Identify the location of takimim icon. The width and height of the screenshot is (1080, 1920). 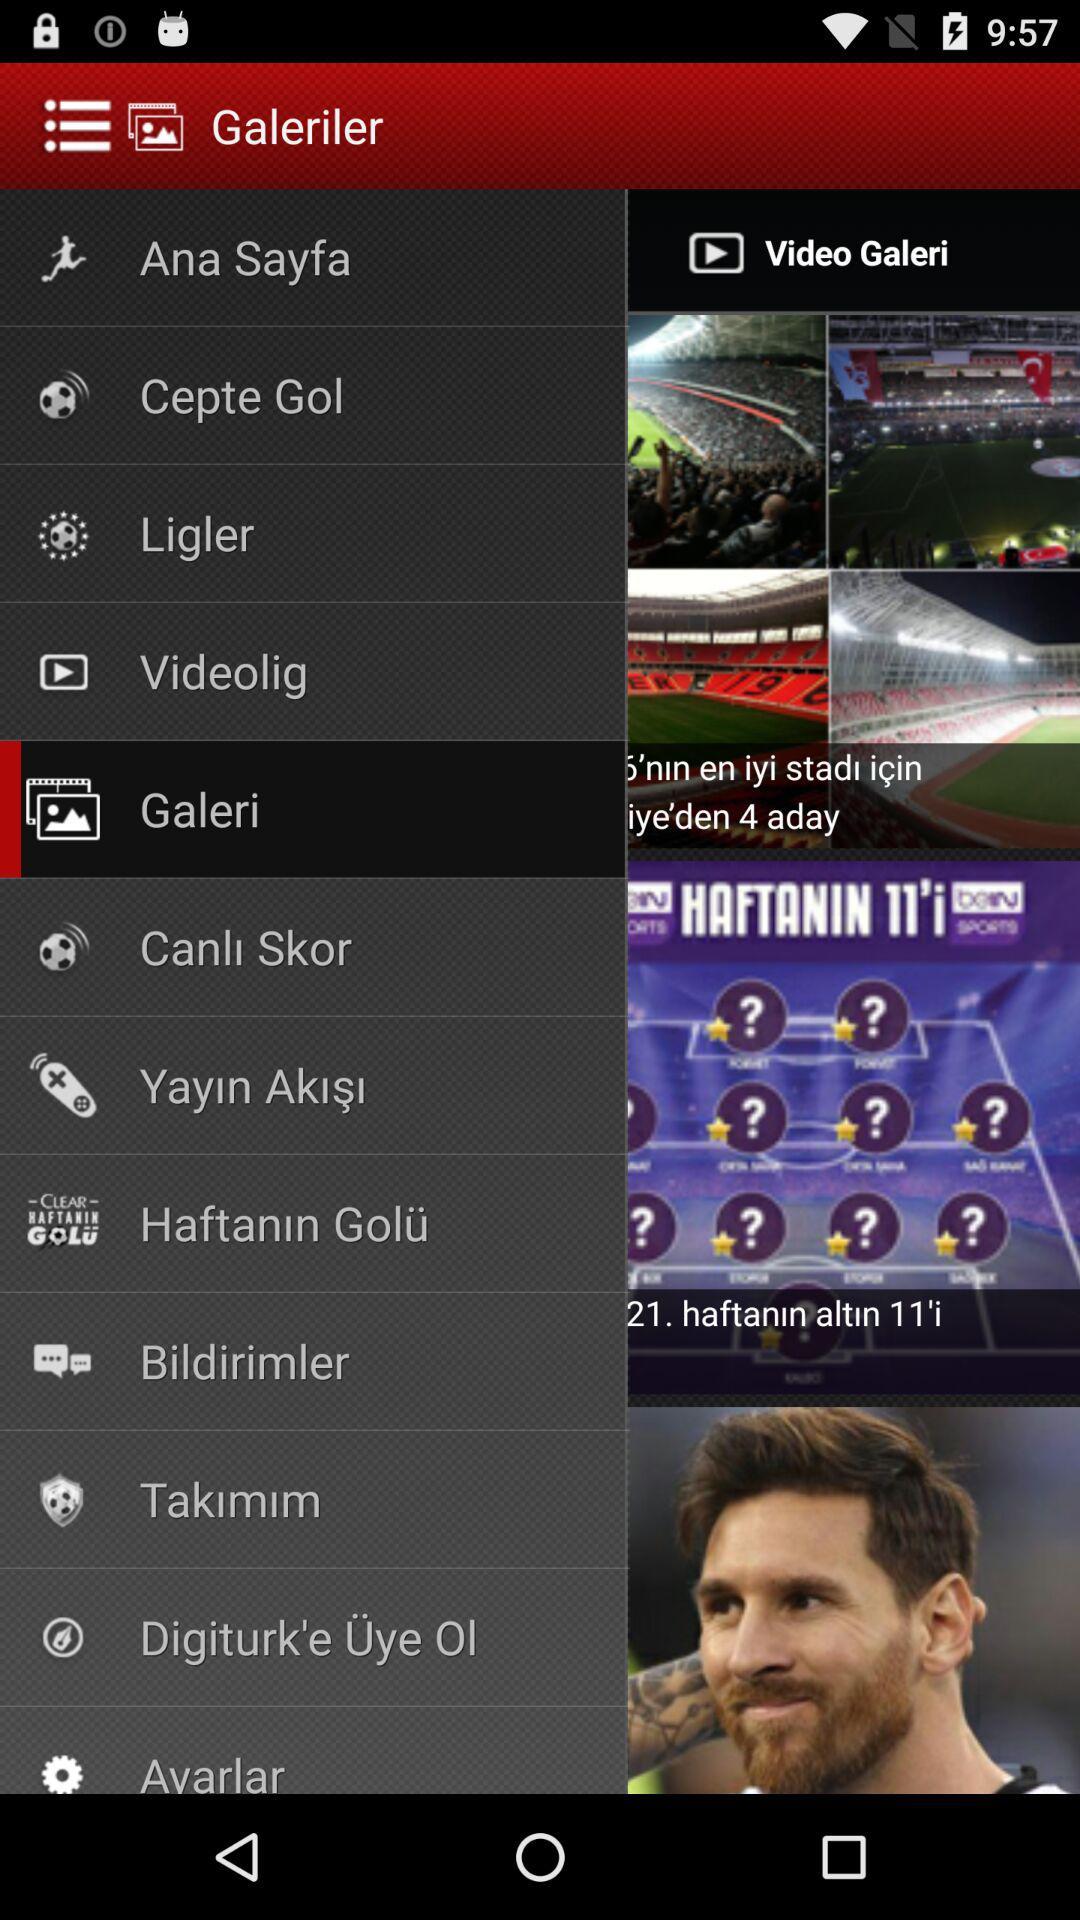
(61, 1499).